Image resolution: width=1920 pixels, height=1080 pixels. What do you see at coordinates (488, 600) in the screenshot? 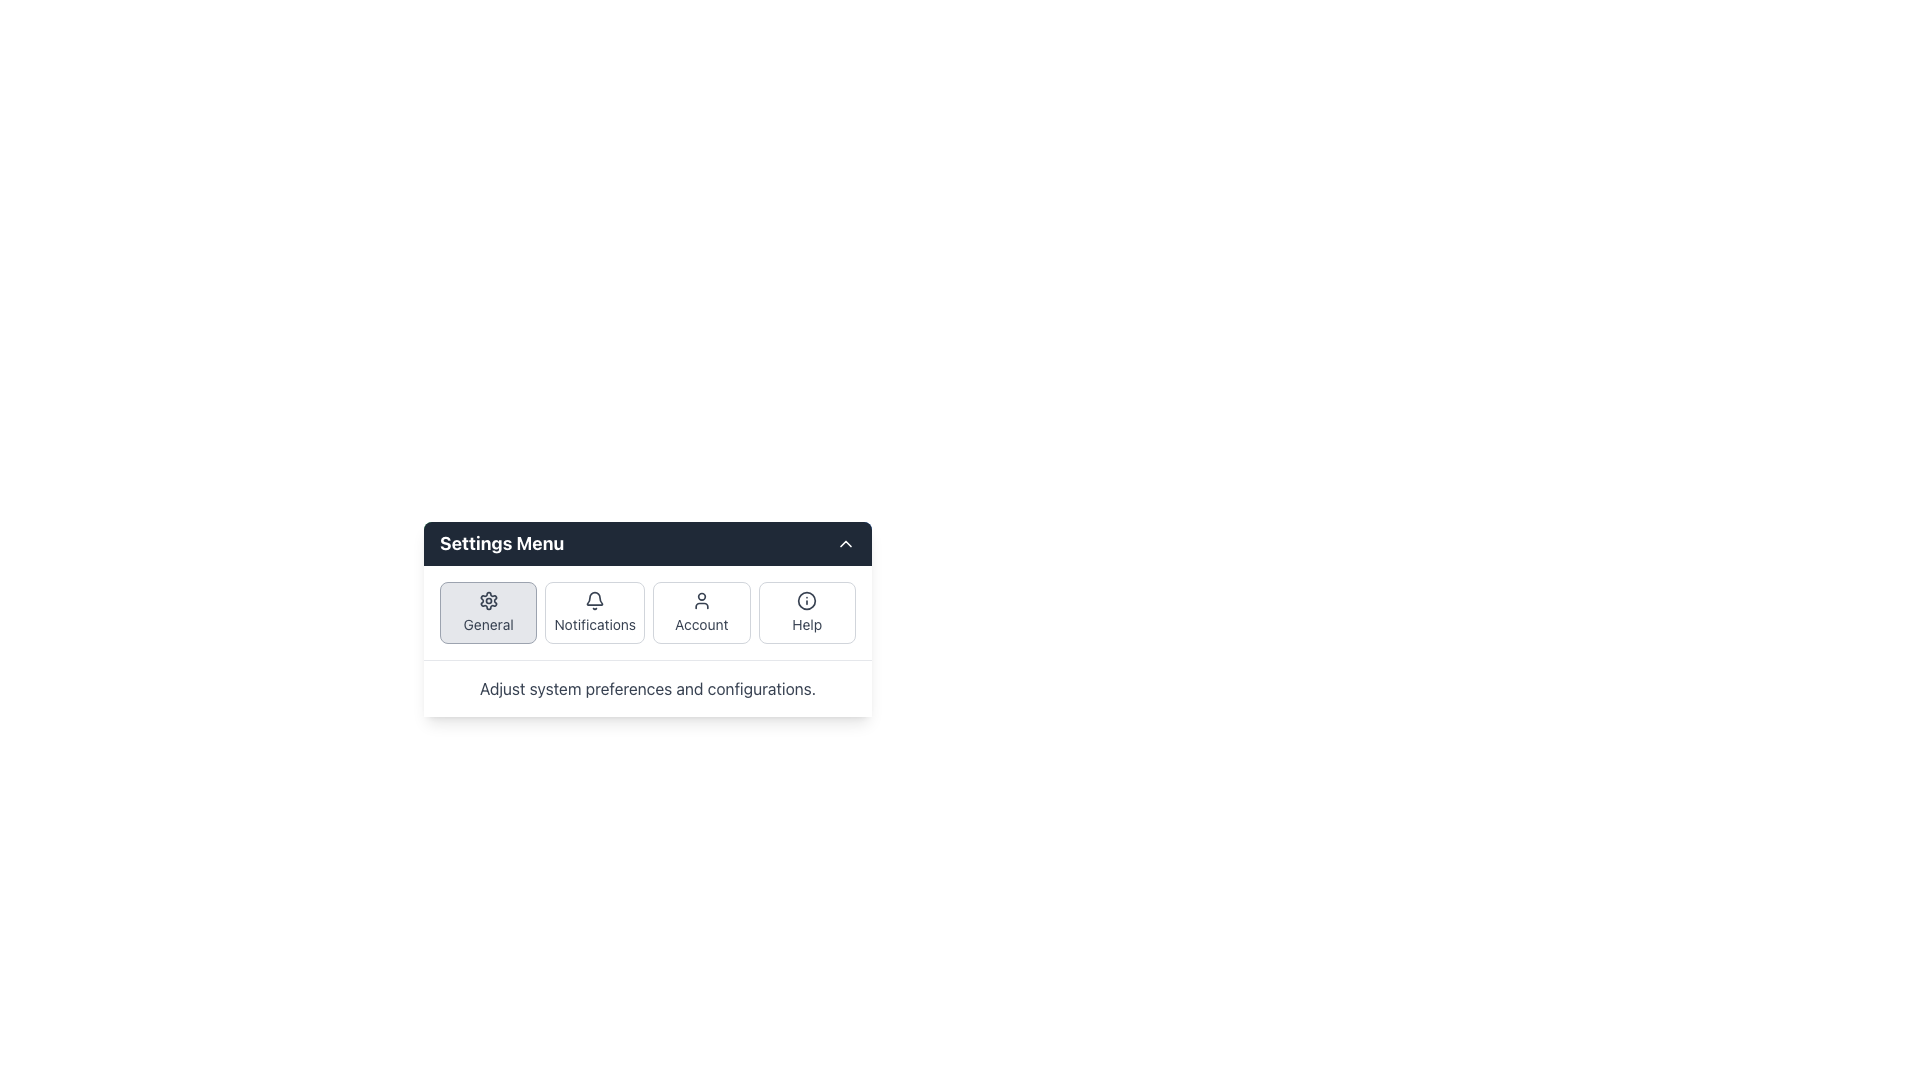
I see `the settings icon representing the 'General' settings category located in the top-left position of the horizontal settings menu` at bounding box center [488, 600].